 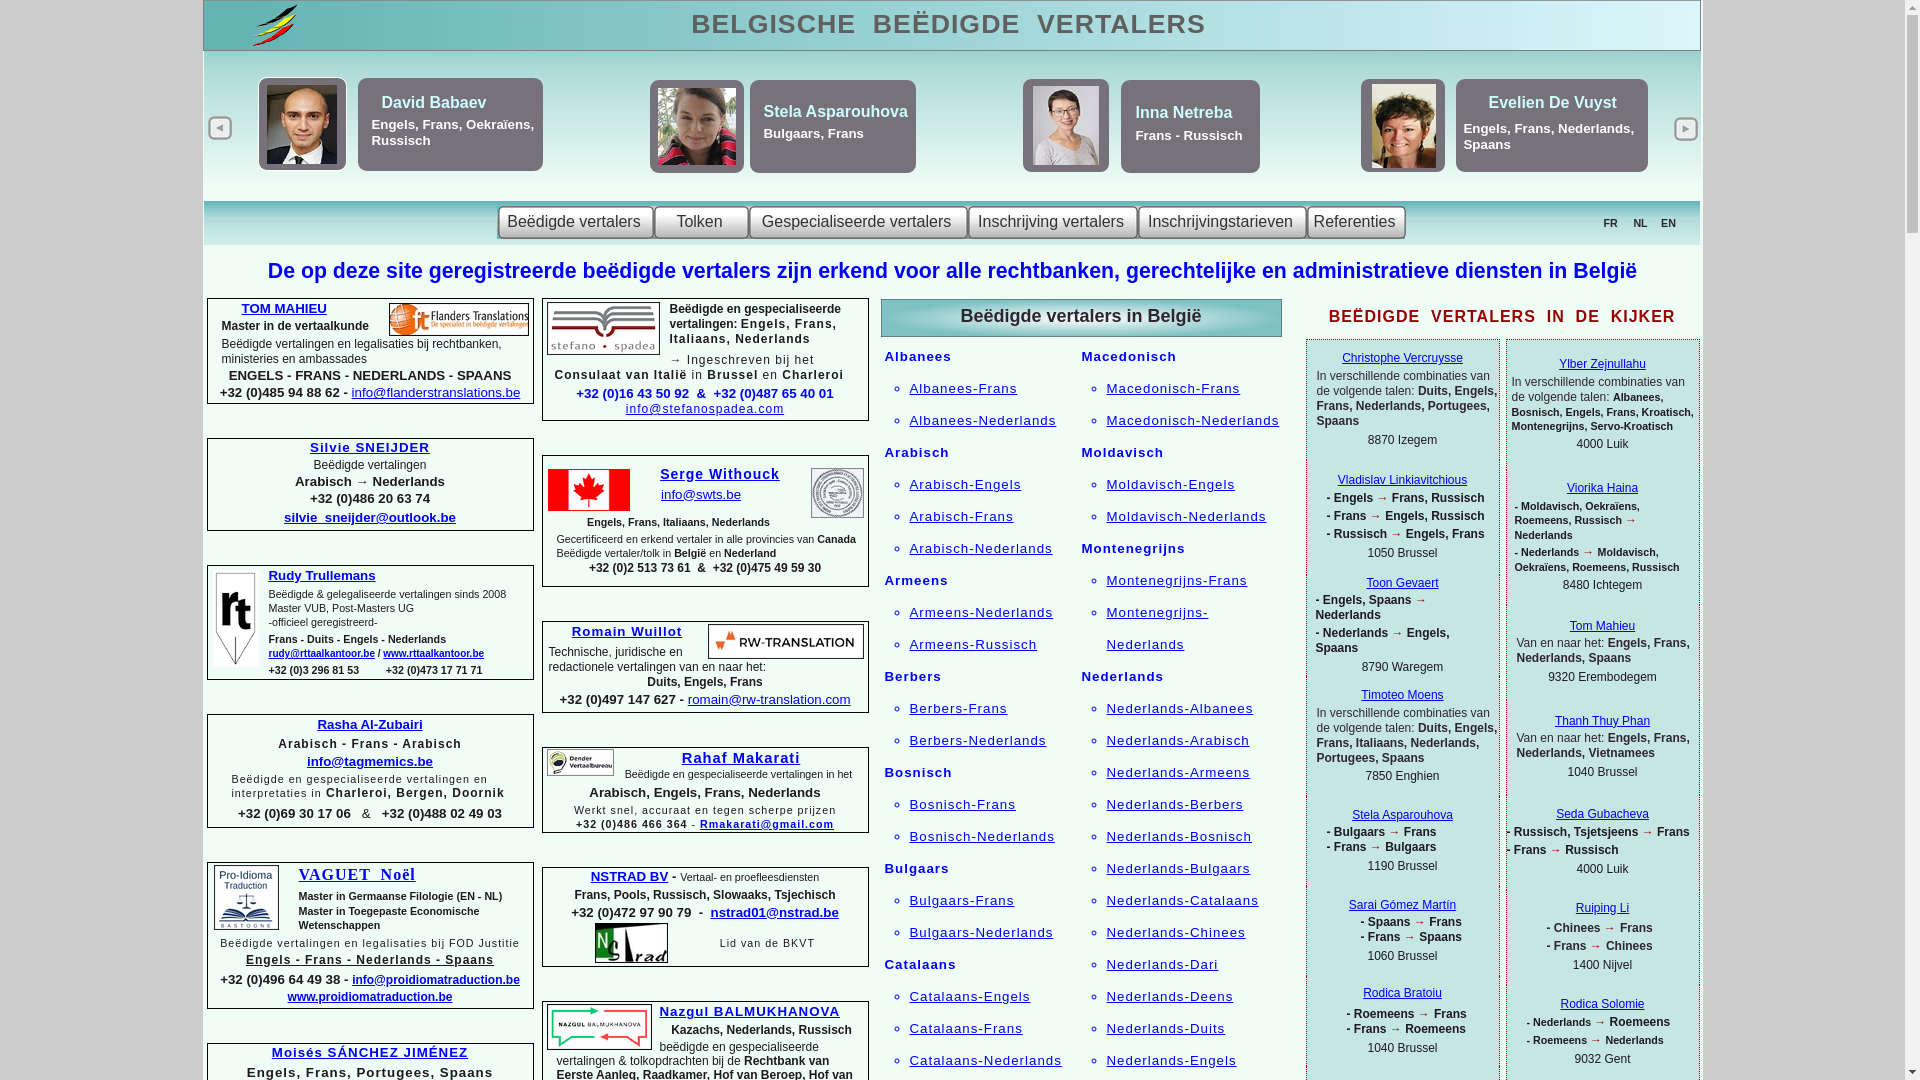 What do you see at coordinates (283, 308) in the screenshot?
I see `'TOM MAHIEU'` at bounding box center [283, 308].